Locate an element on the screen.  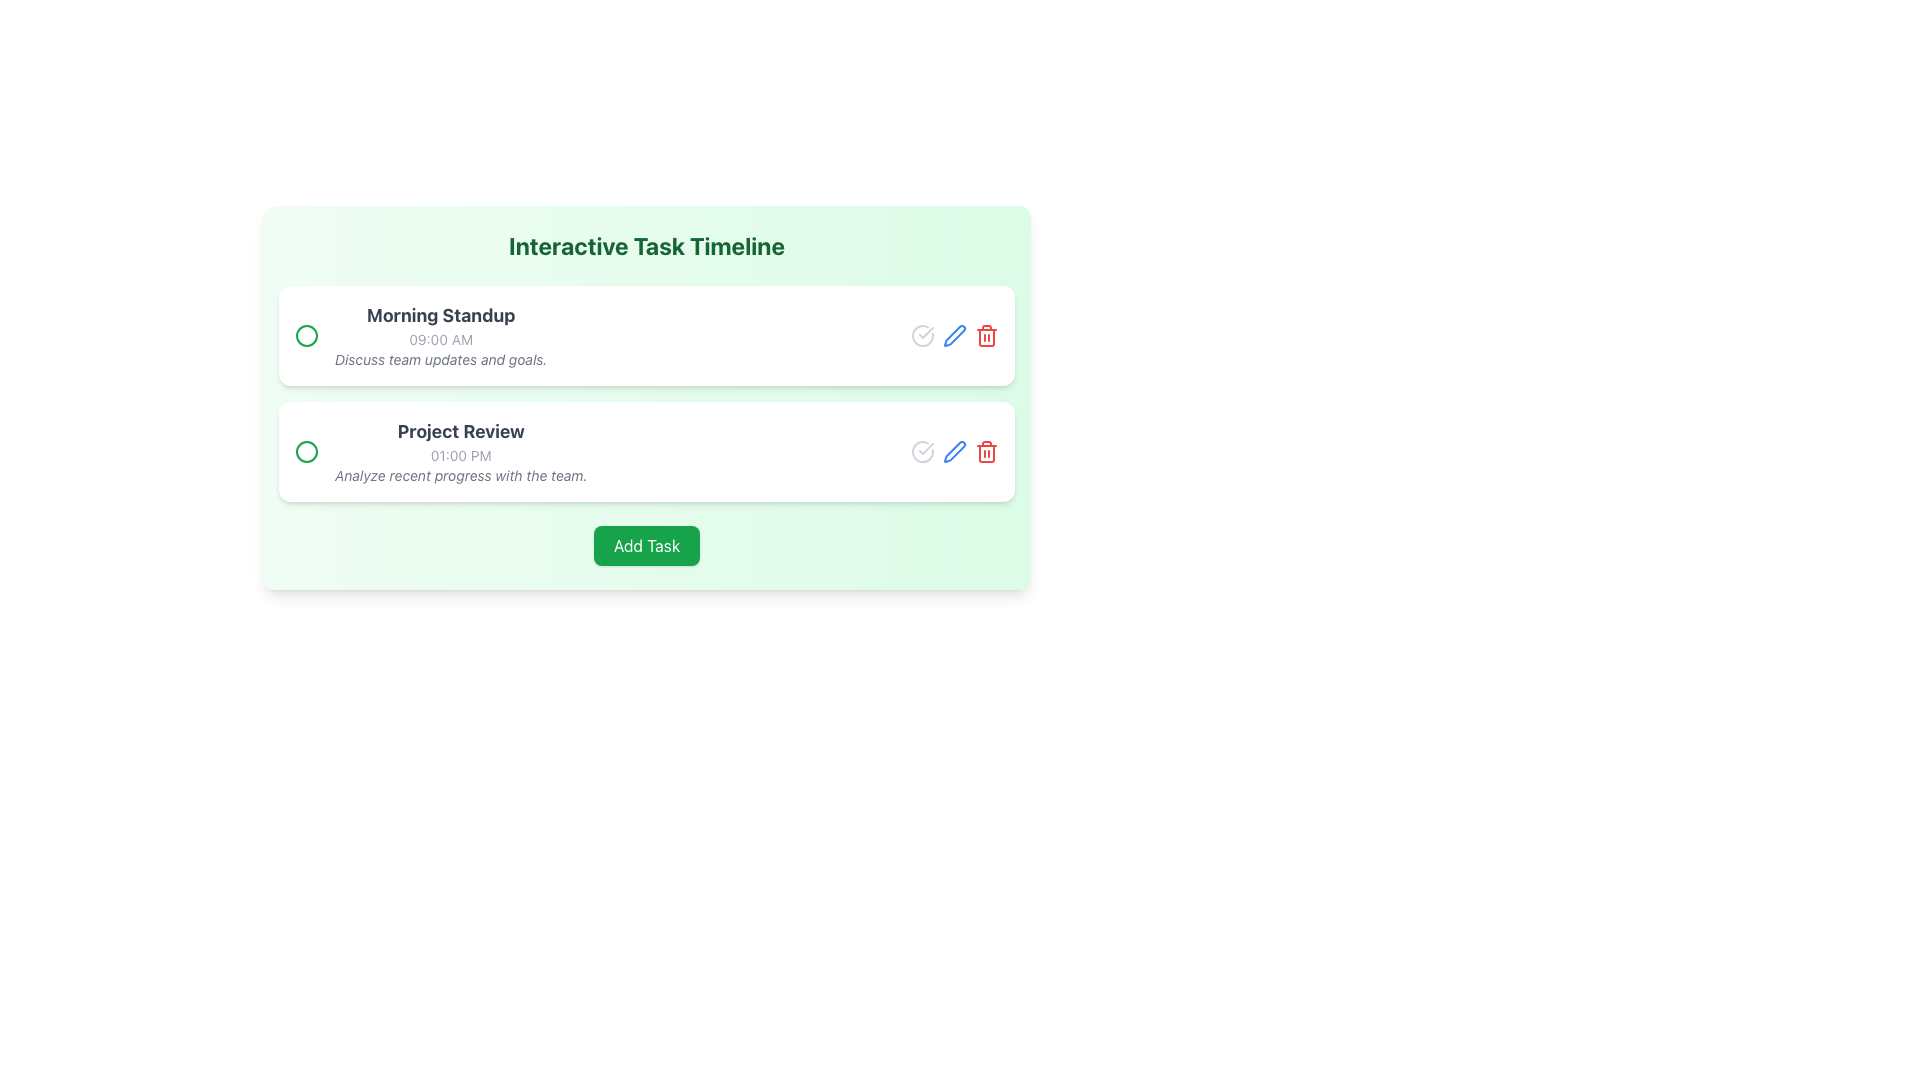
header text located at the top of the section, providing context to the tasks and their schedules is located at coordinates (647, 245).